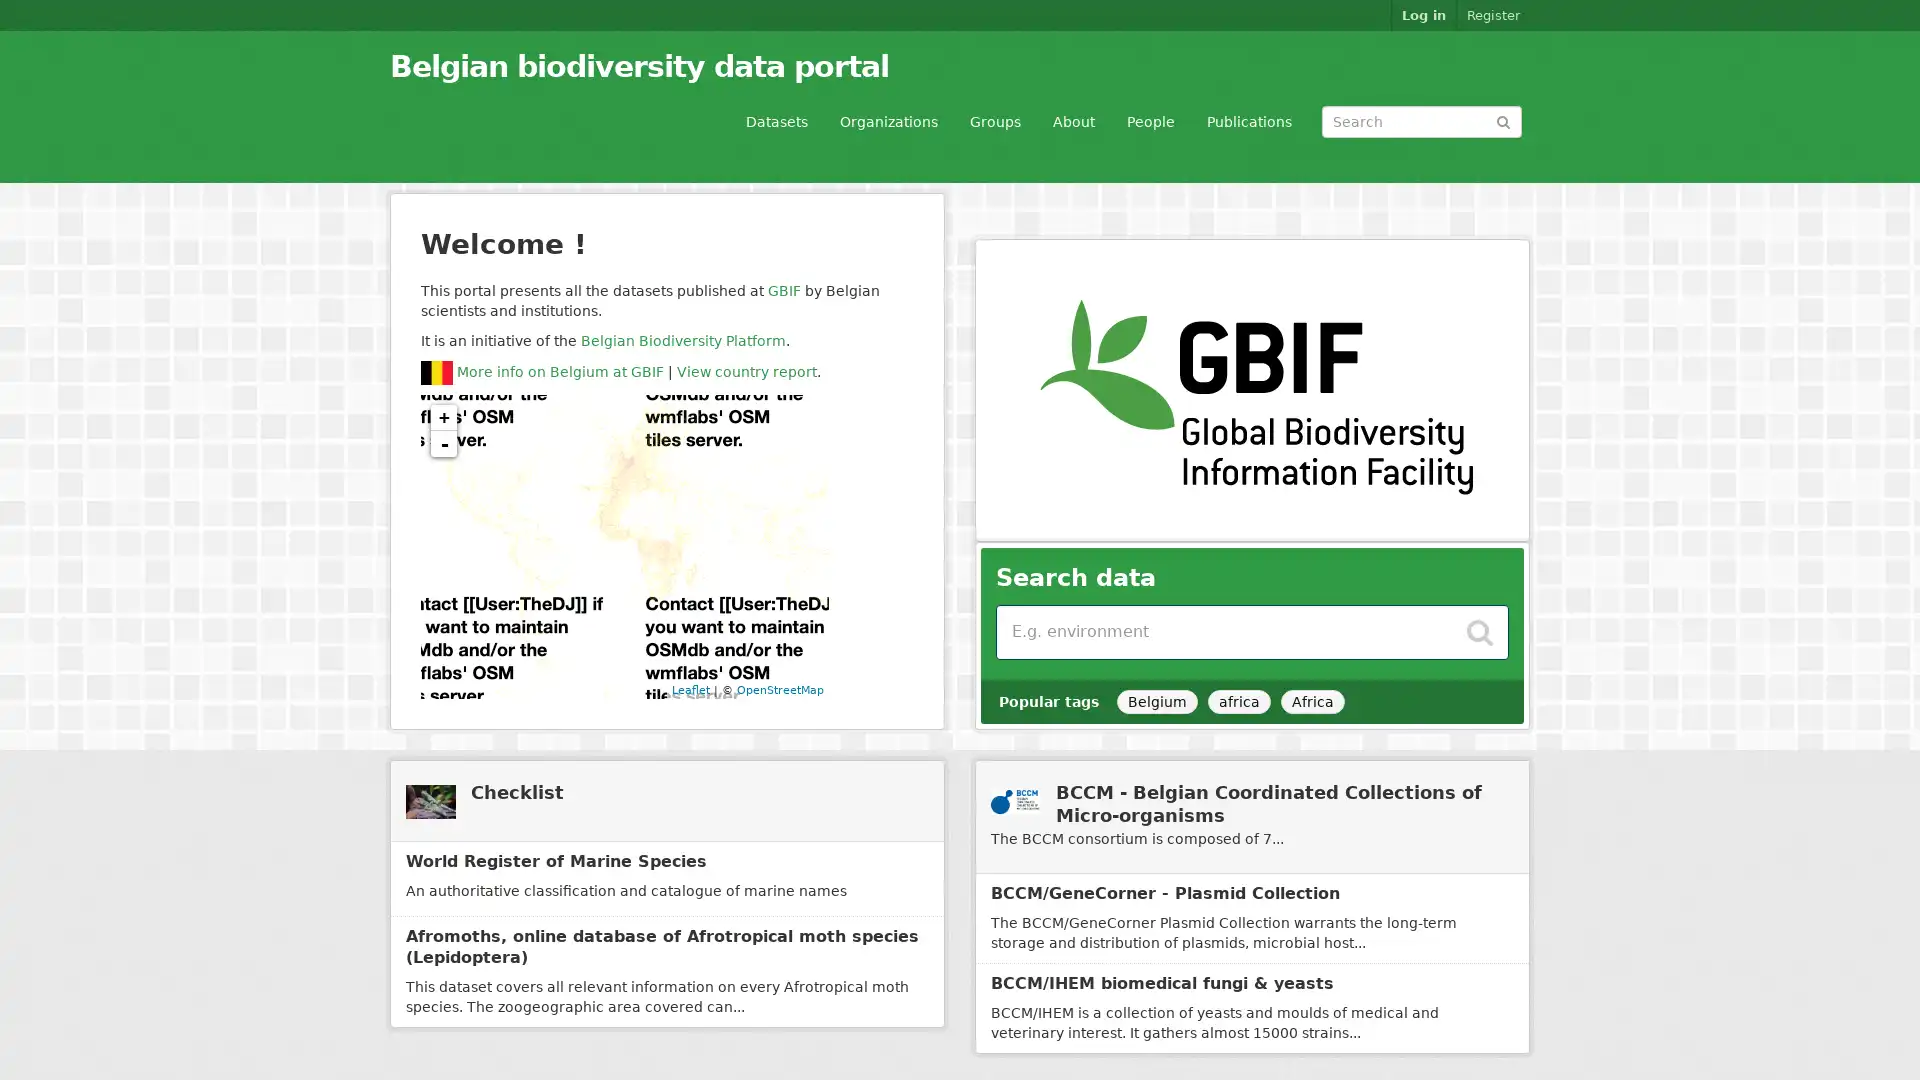 The height and width of the screenshot is (1080, 1920). I want to click on Search, so click(1479, 626).